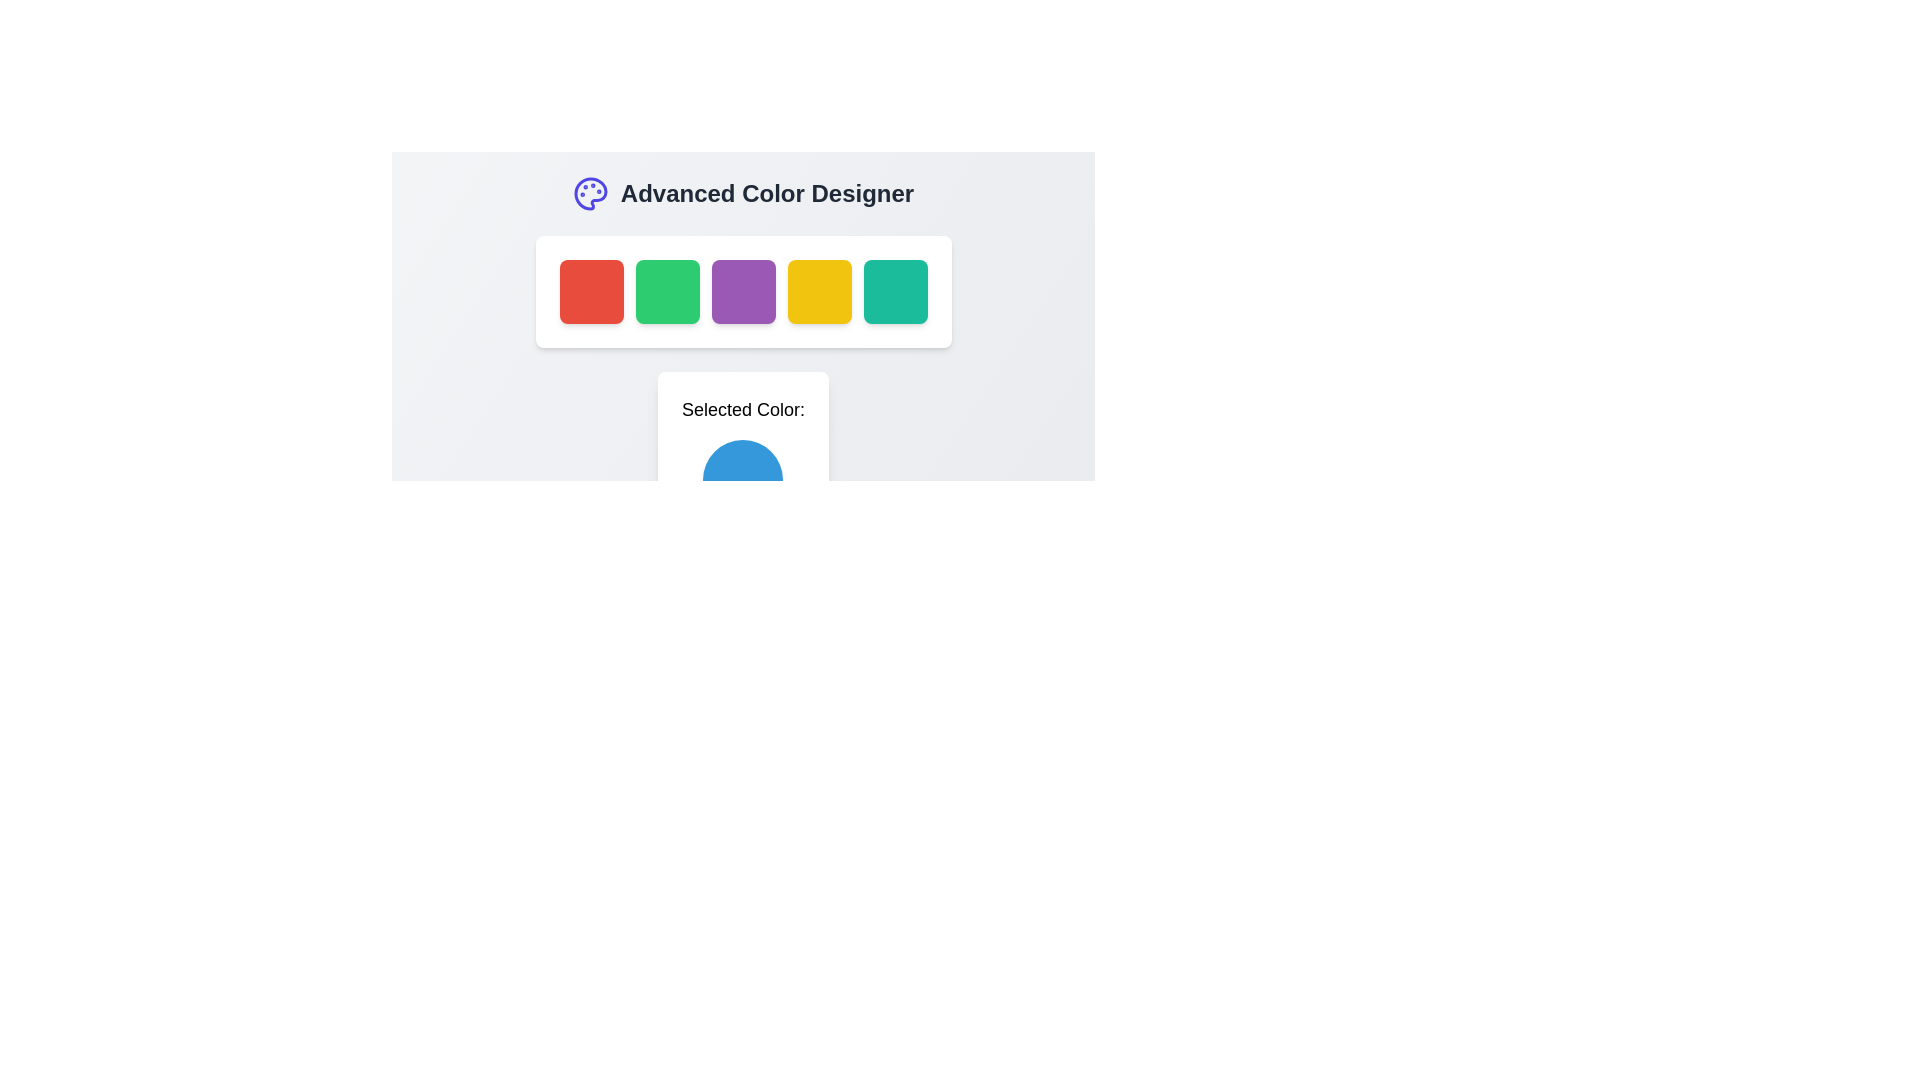 This screenshot has width=1920, height=1080. What do you see at coordinates (742, 292) in the screenshot?
I see `the third button in a row of five buttons for color selection, located below the 'Advanced Color Designer' title` at bounding box center [742, 292].